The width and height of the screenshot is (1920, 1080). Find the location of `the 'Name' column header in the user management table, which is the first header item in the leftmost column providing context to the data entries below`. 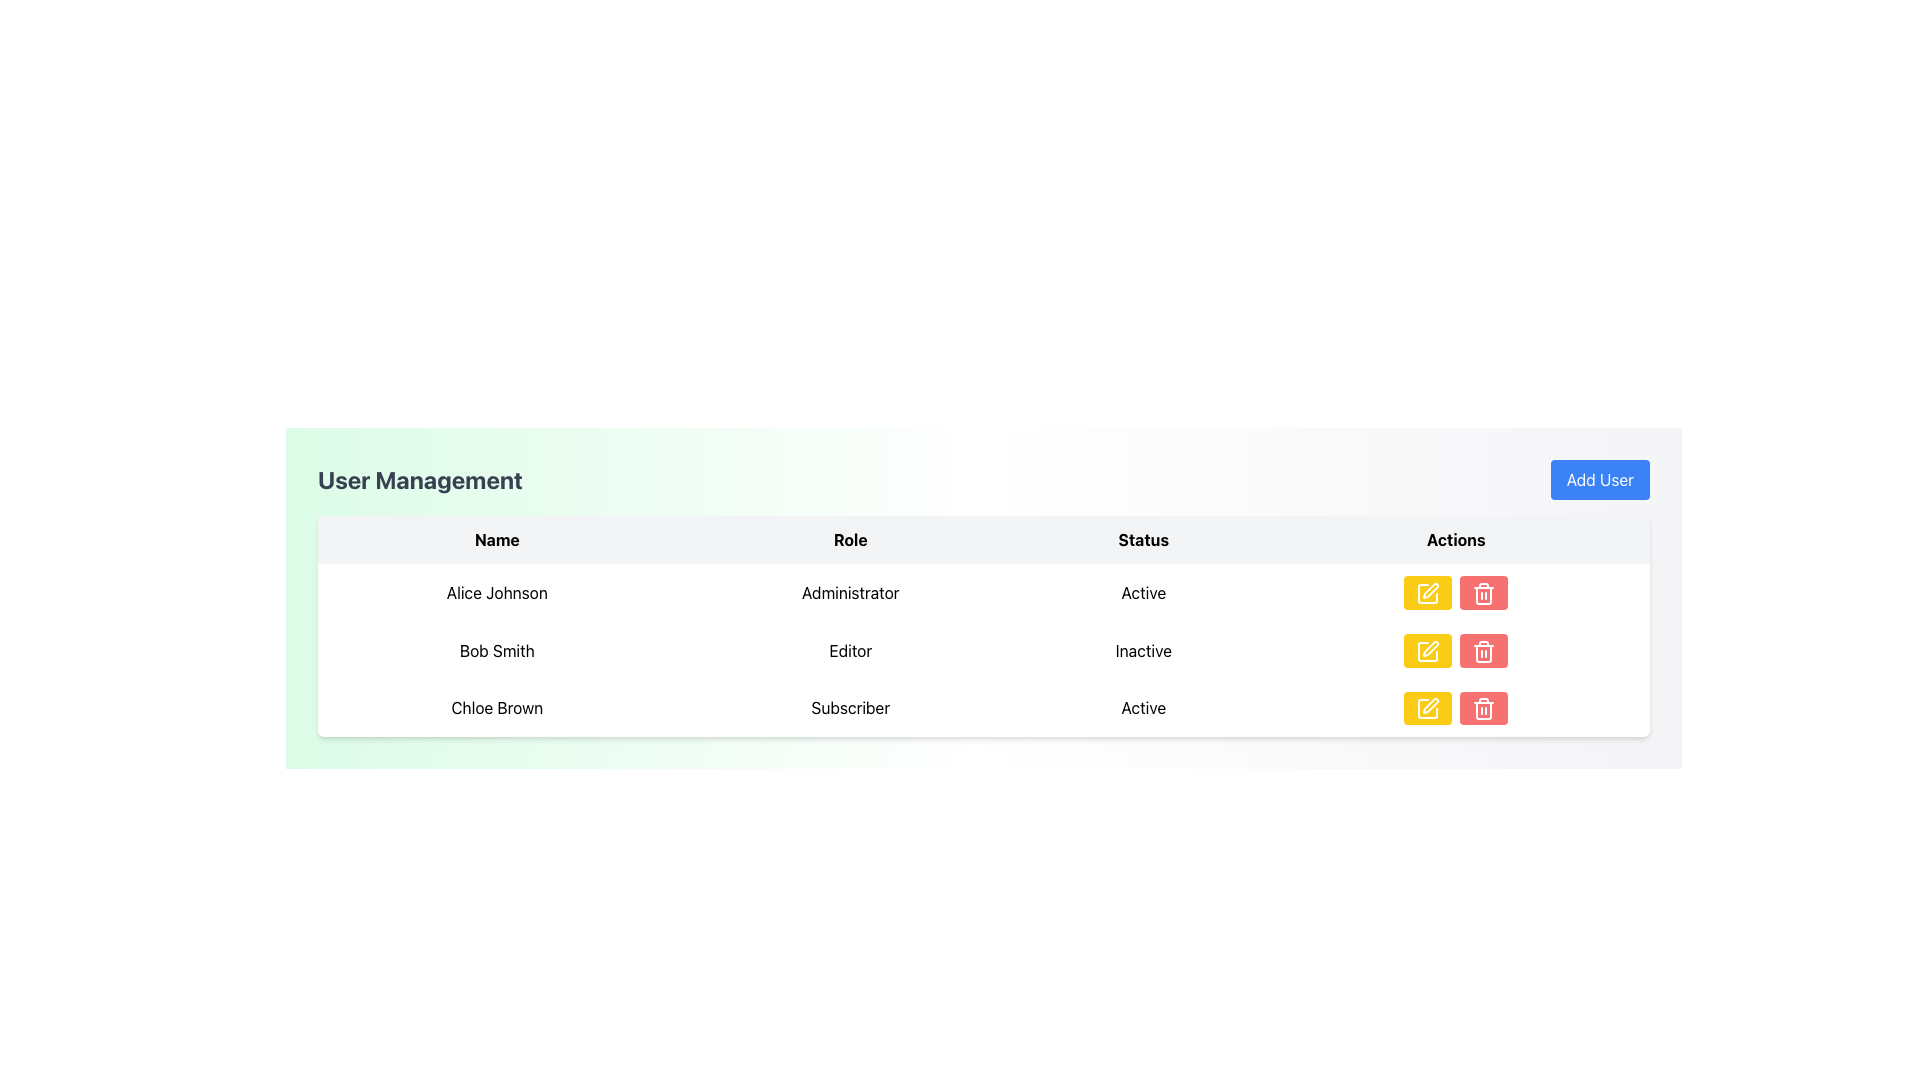

the 'Name' column header in the user management table, which is the first header item in the leftmost column providing context to the data entries below is located at coordinates (497, 540).